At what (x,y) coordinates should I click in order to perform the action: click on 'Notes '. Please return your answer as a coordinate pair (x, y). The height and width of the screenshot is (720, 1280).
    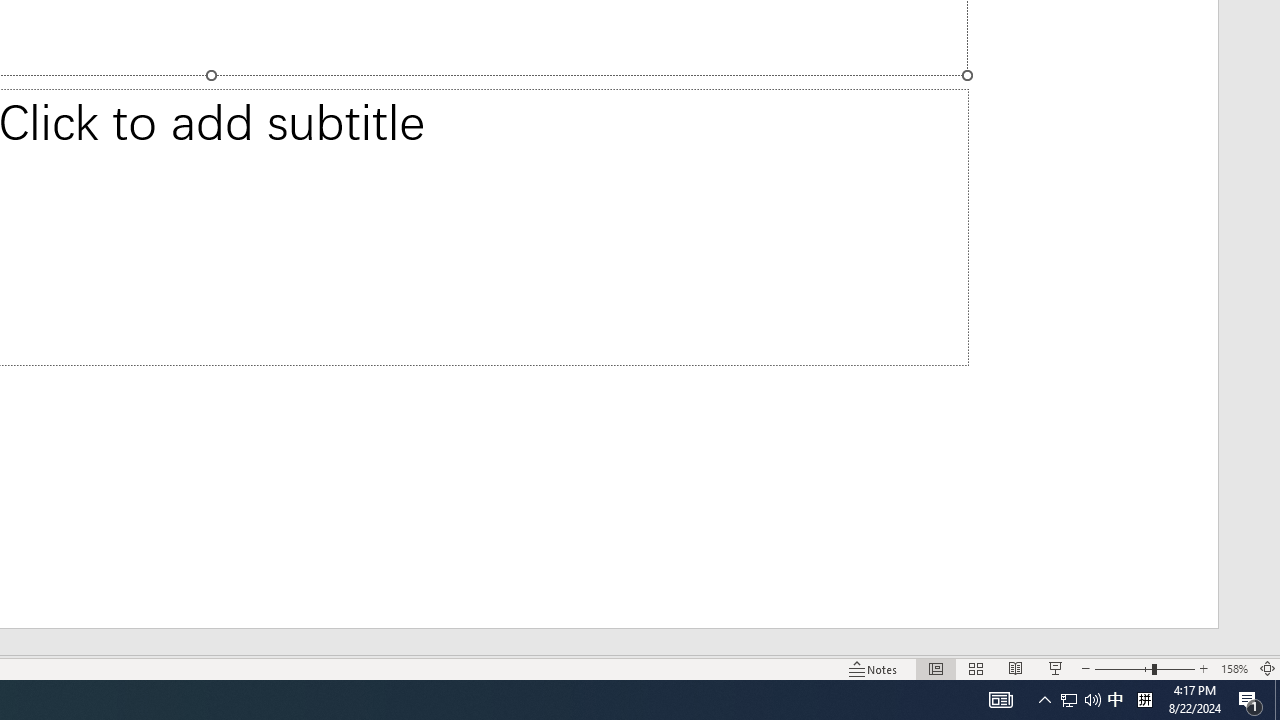
    Looking at the image, I should click on (874, 669).